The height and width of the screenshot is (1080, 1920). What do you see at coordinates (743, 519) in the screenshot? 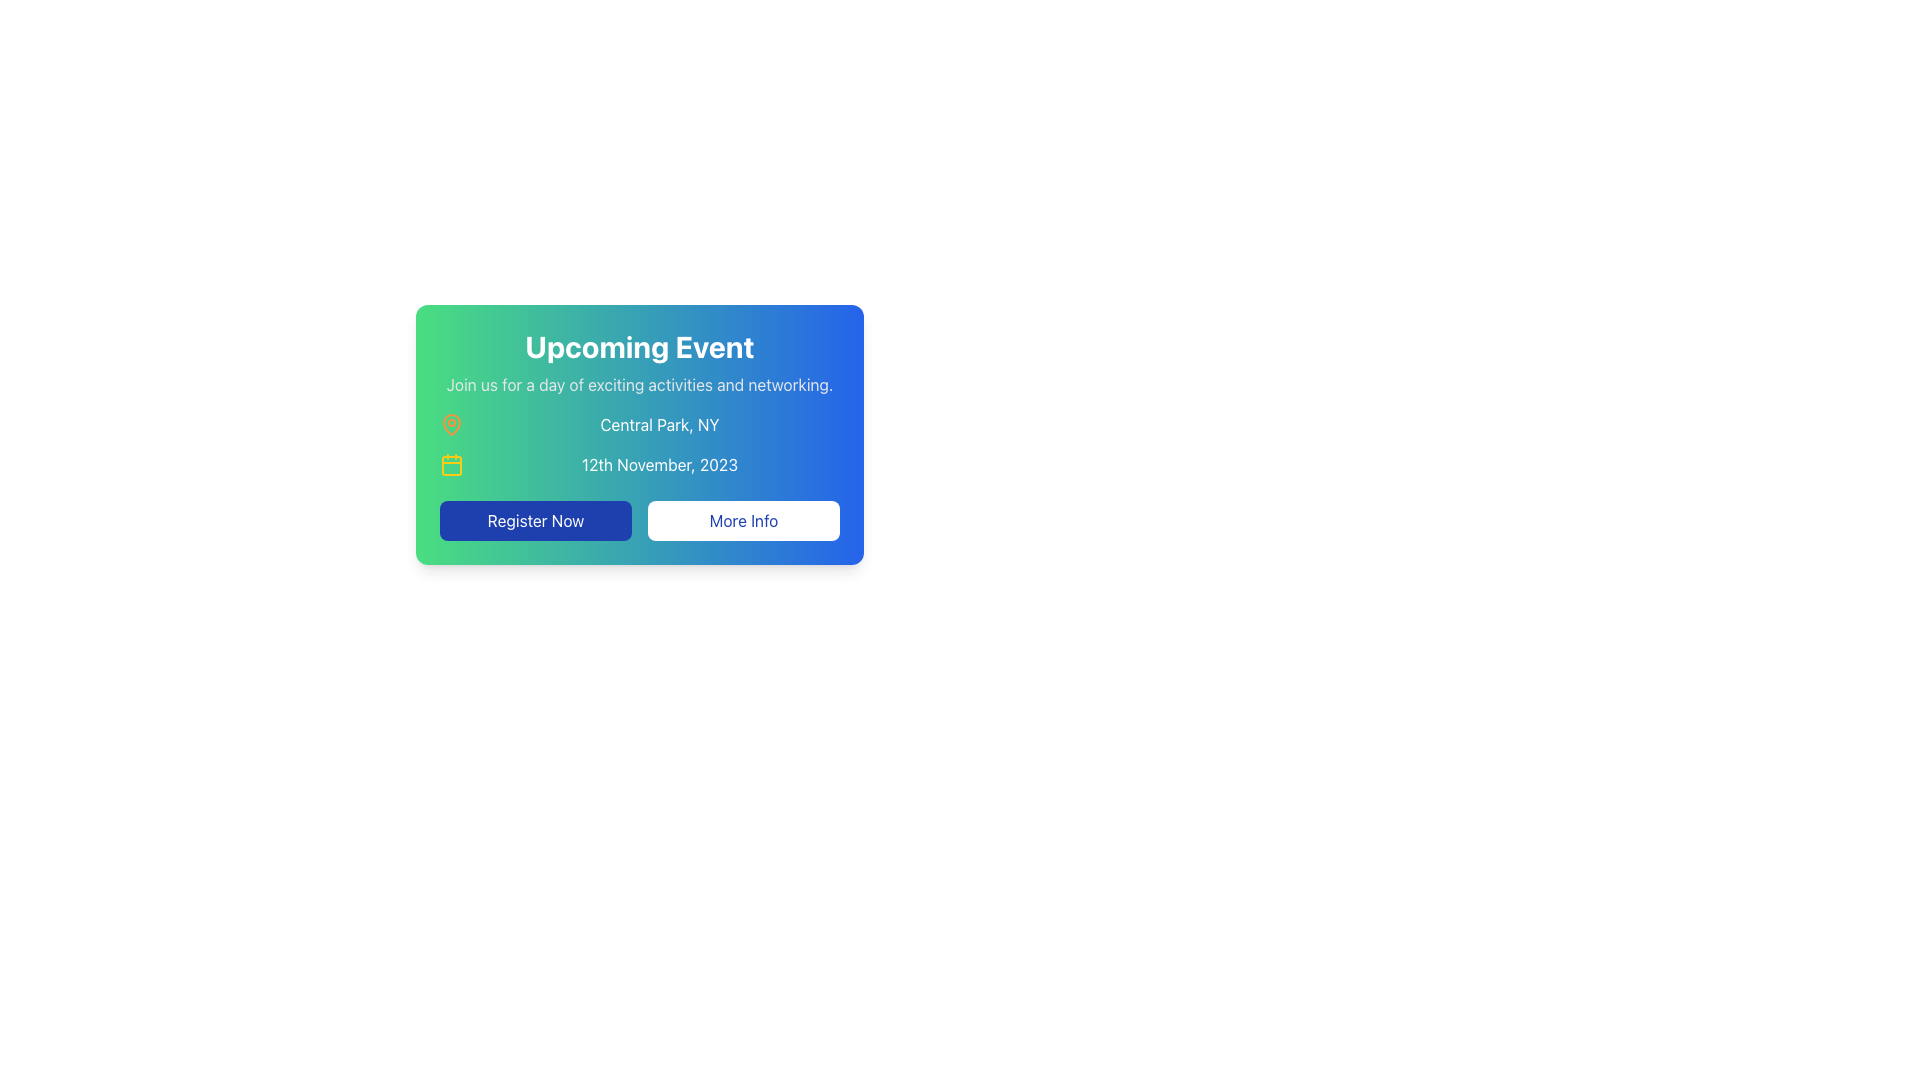
I see `the 'More Info' button, which is a rectangular button with a white background and blue text, located in the bottom-right section of a card component` at bounding box center [743, 519].